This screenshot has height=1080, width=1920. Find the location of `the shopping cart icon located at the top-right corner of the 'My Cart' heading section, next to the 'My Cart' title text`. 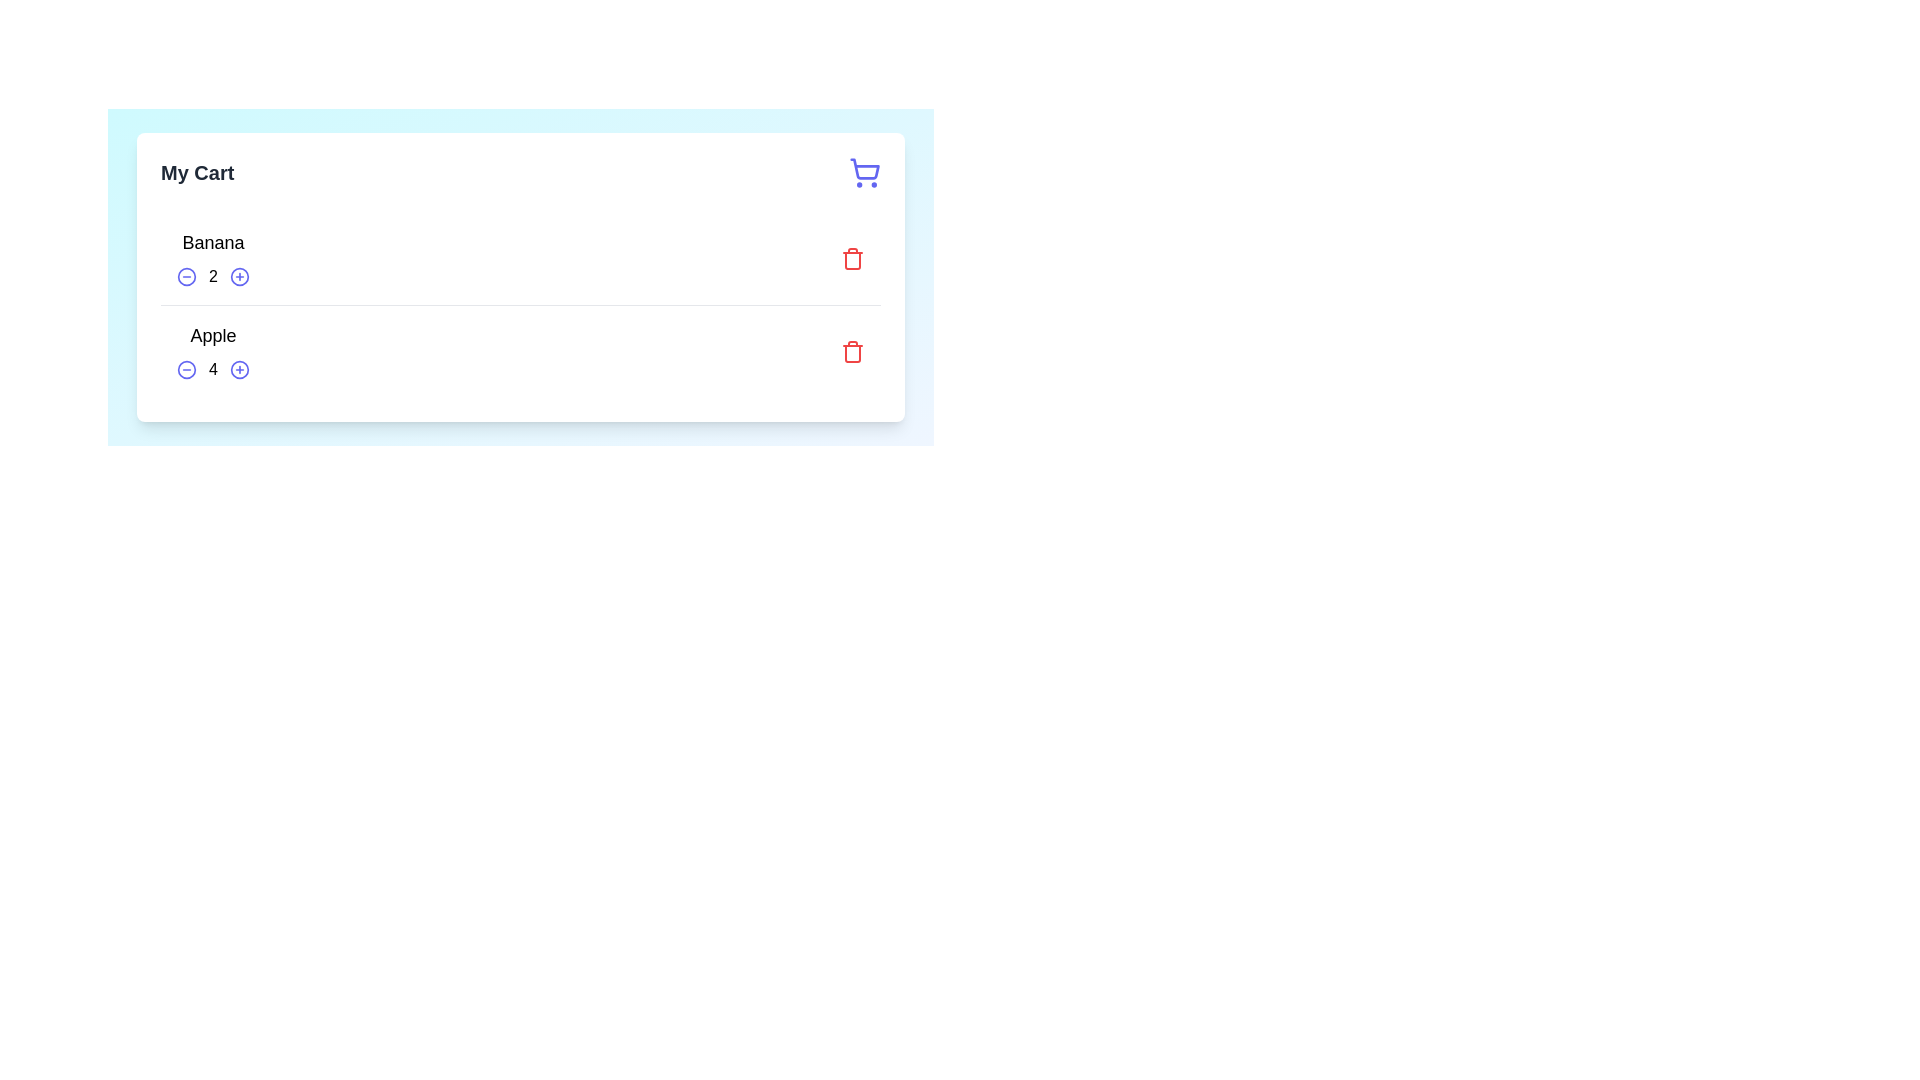

the shopping cart icon located at the top-right corner of the 'My Cart' heading section, next to the 'My Cart' title text is located at coordinates (864, 172).